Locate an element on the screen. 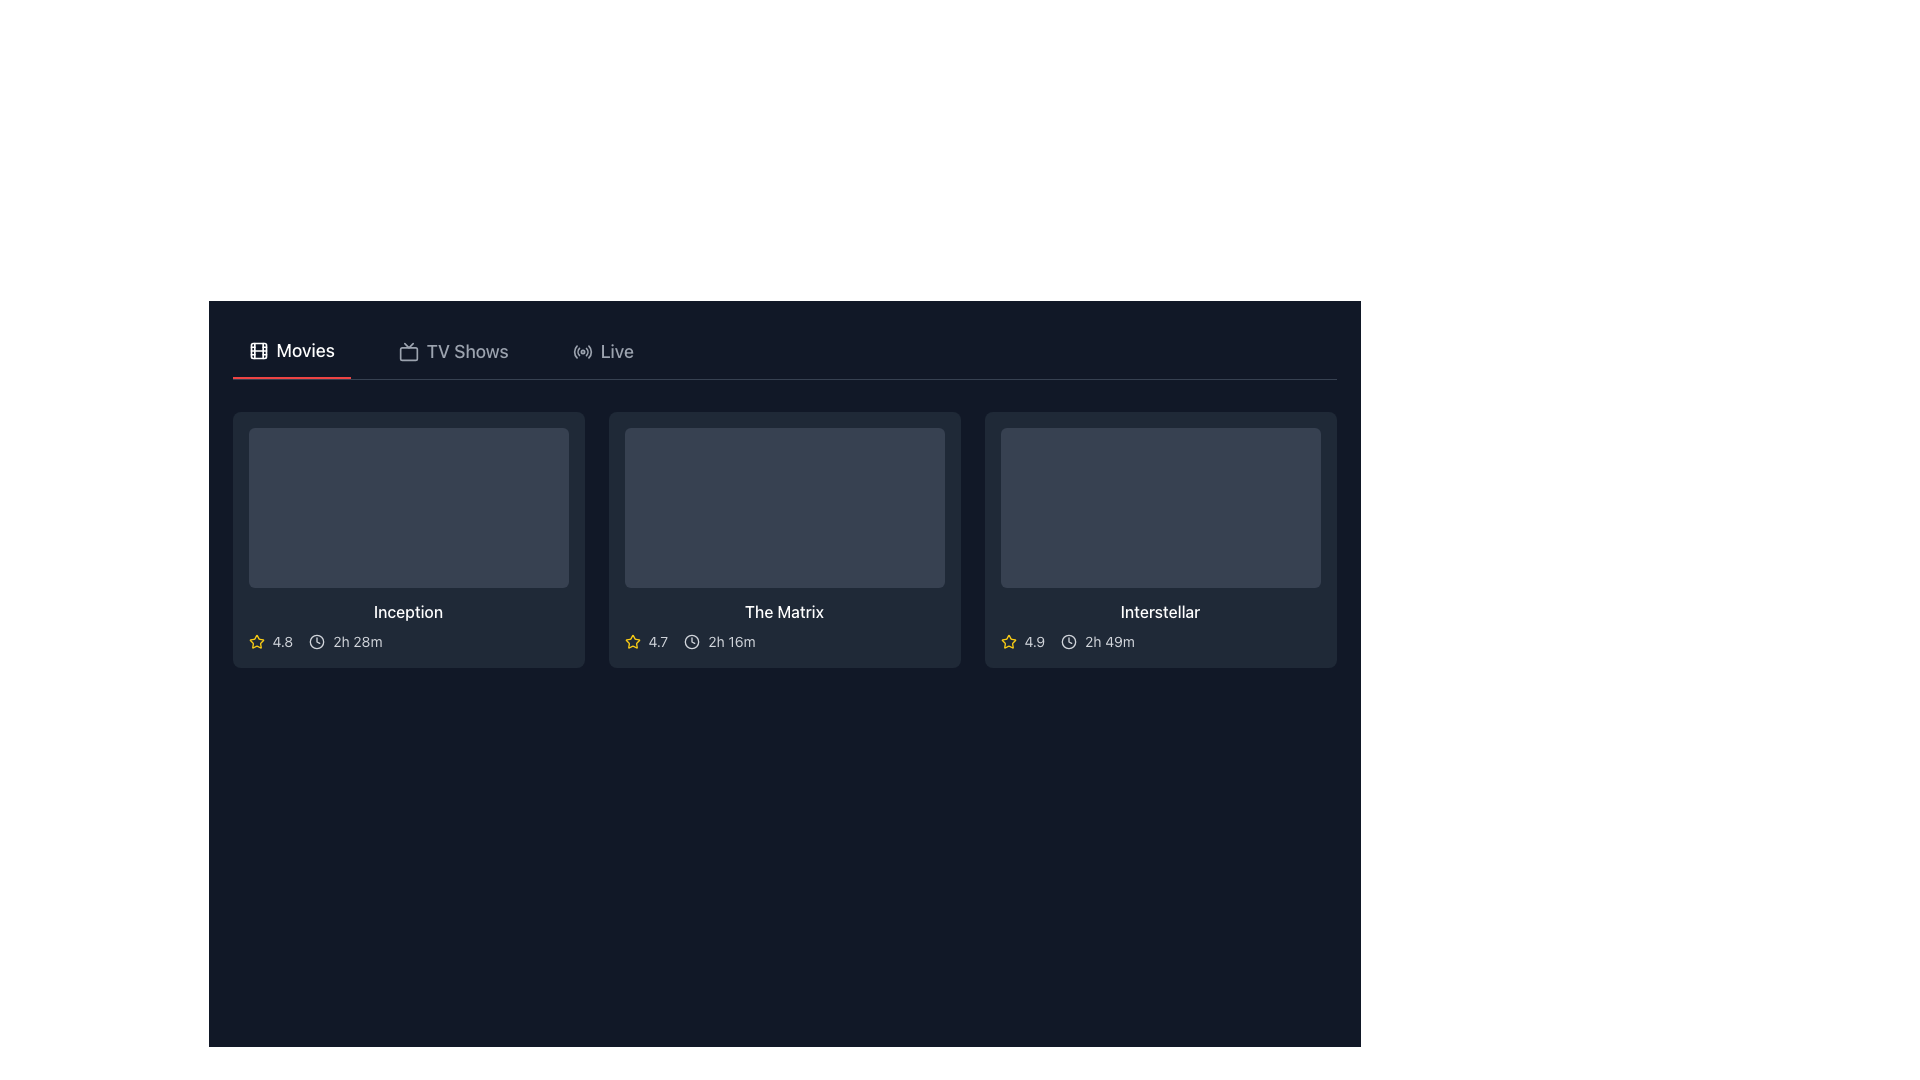 The width and height of the screenshot is (1920, 1080). the text label displaying '2h 16m', which is located to the right of the clock icon in the bottom section of the card labeled 'The Matrix' is located at coordinates (730, 641).